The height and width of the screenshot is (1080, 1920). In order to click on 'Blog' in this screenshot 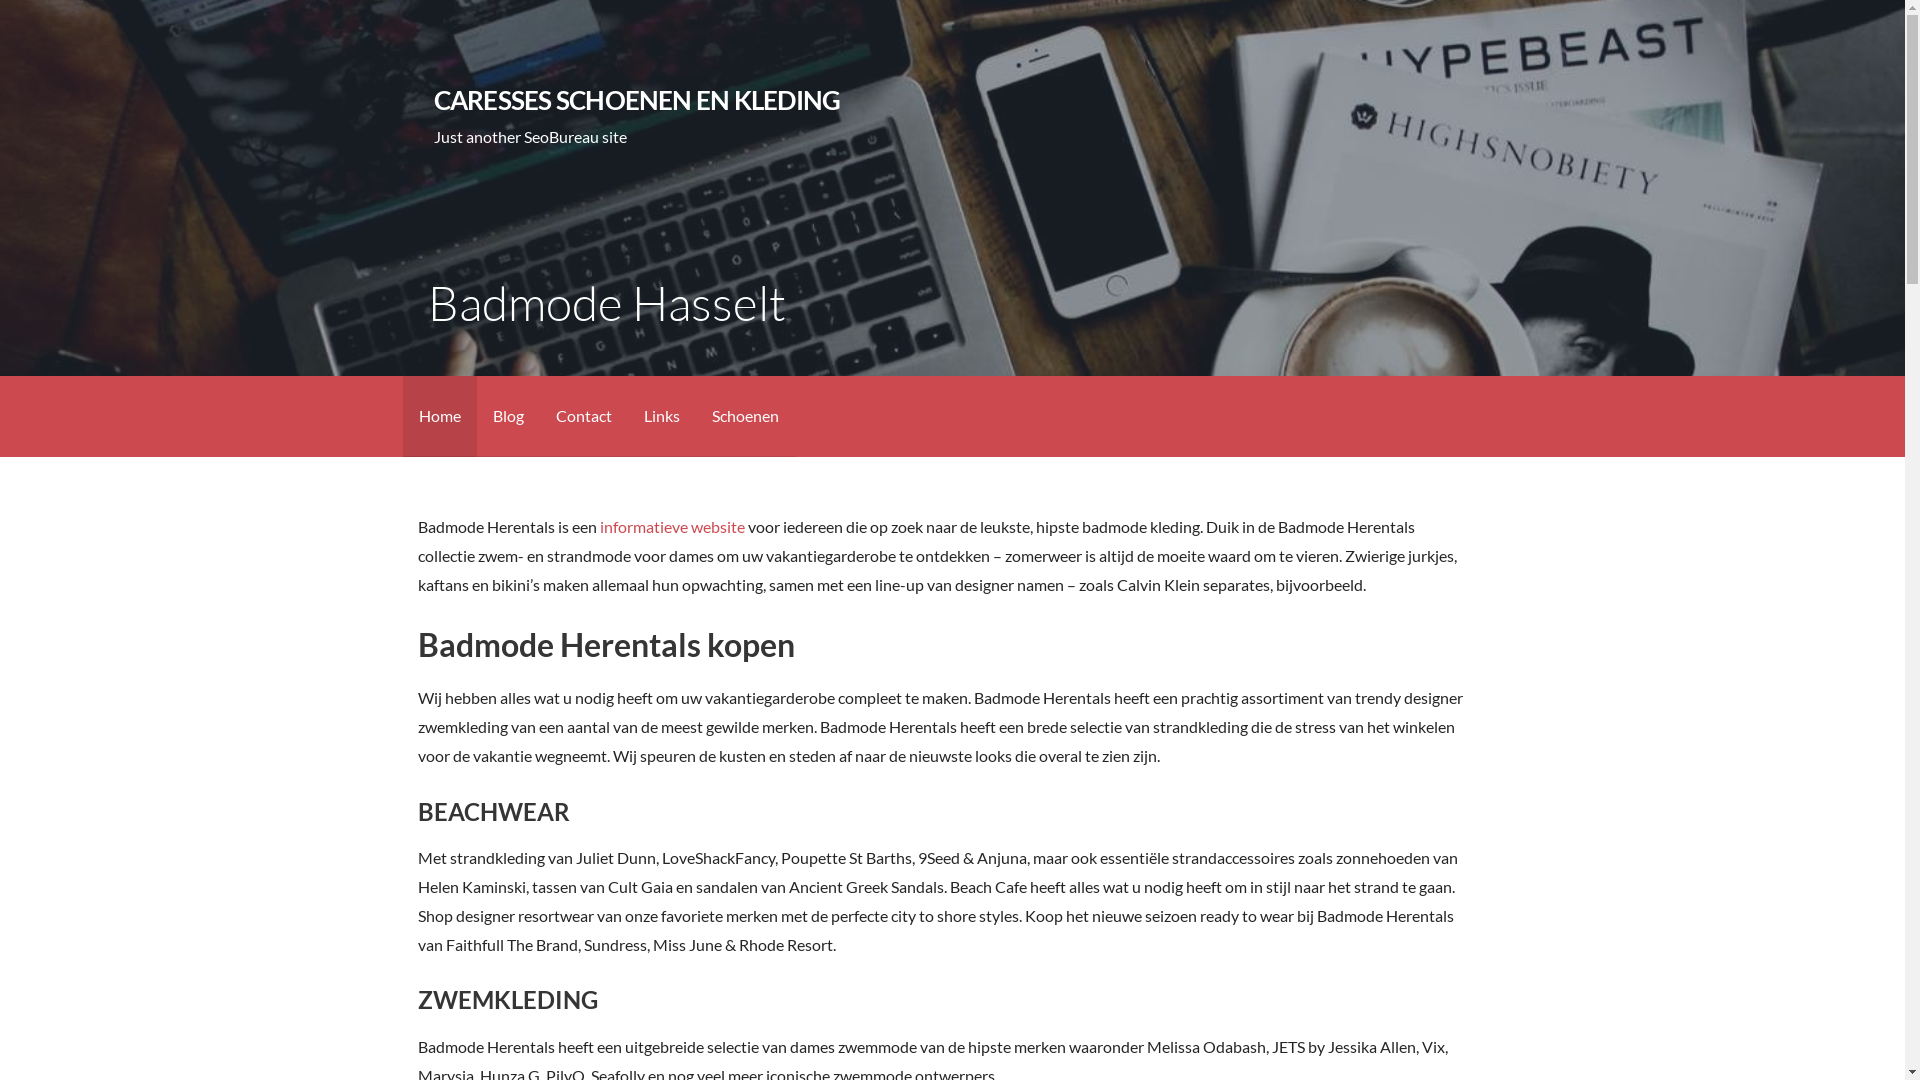, I will do `click(507, 415)`.